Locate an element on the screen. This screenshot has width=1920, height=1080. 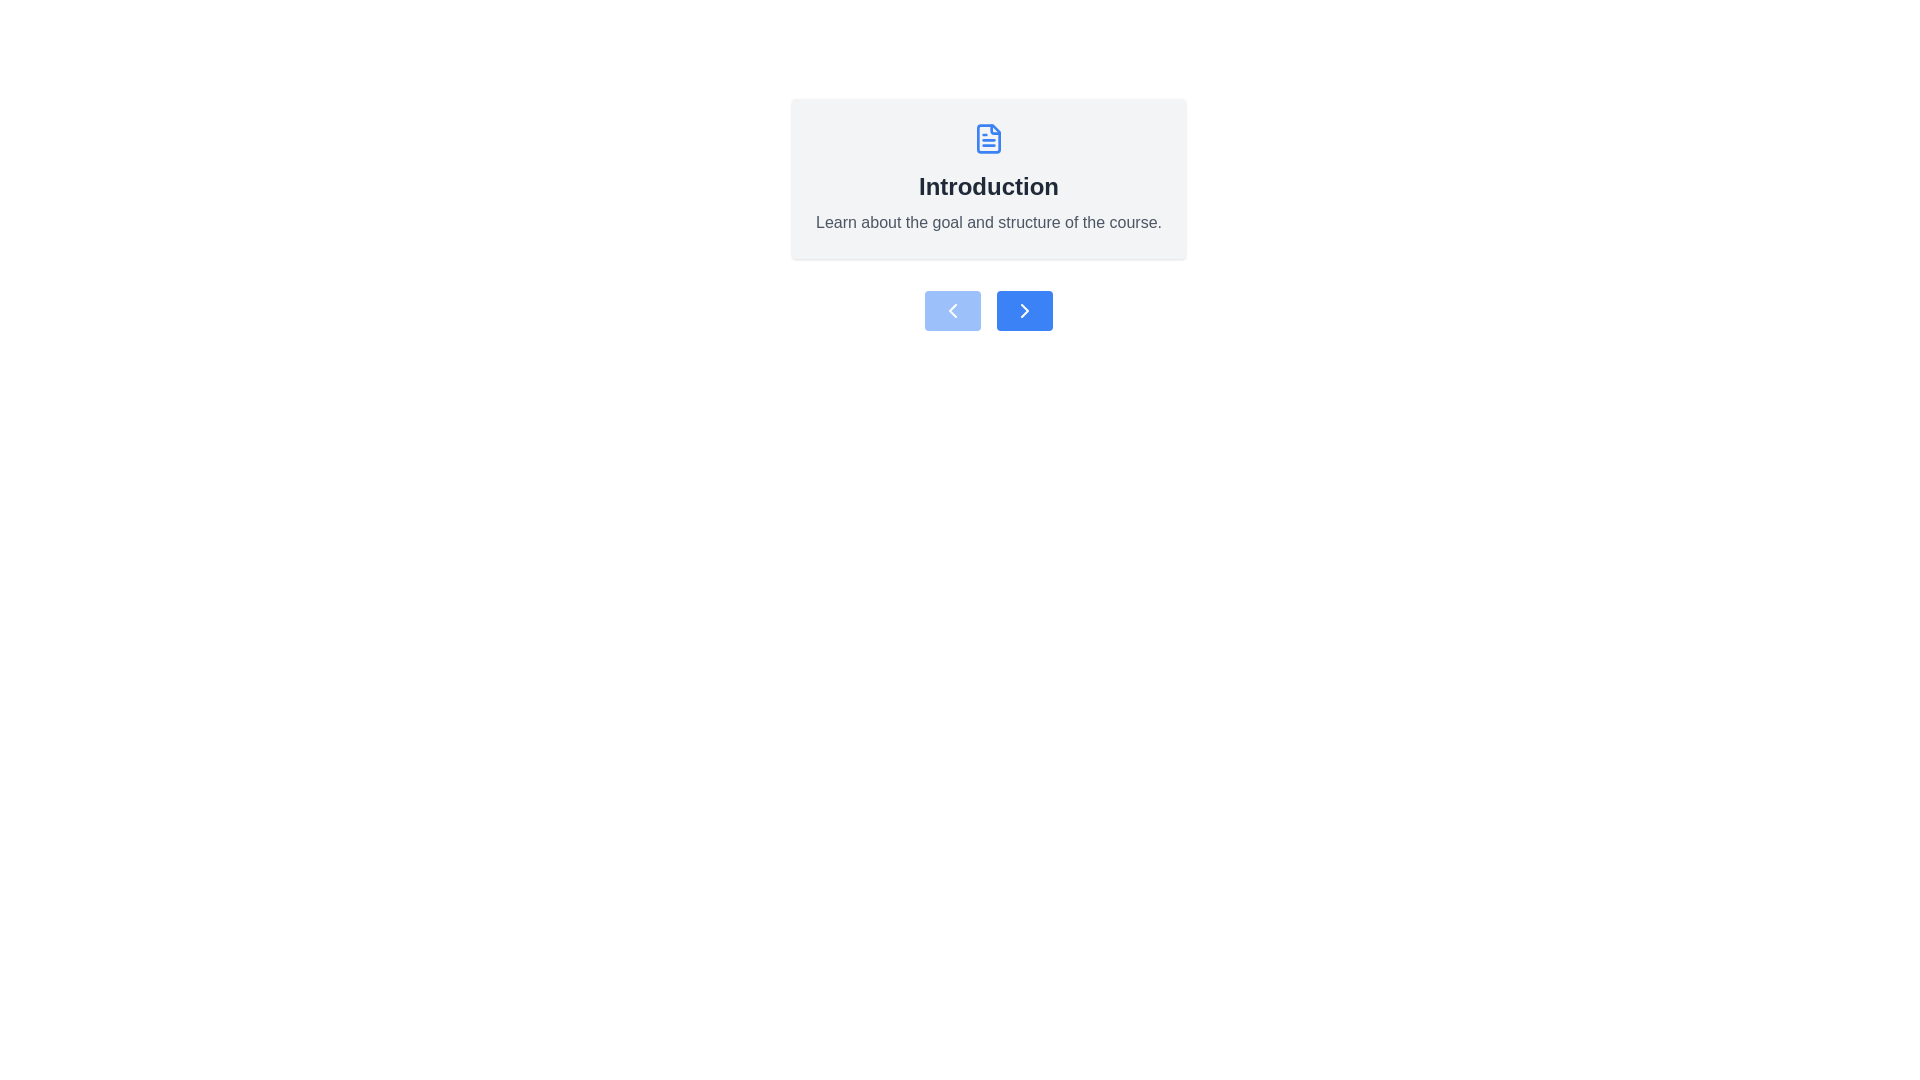
the right arrow icon located in the rightmost button of the button group below the title 'Introduction' is located at coordinates (1025, 311).